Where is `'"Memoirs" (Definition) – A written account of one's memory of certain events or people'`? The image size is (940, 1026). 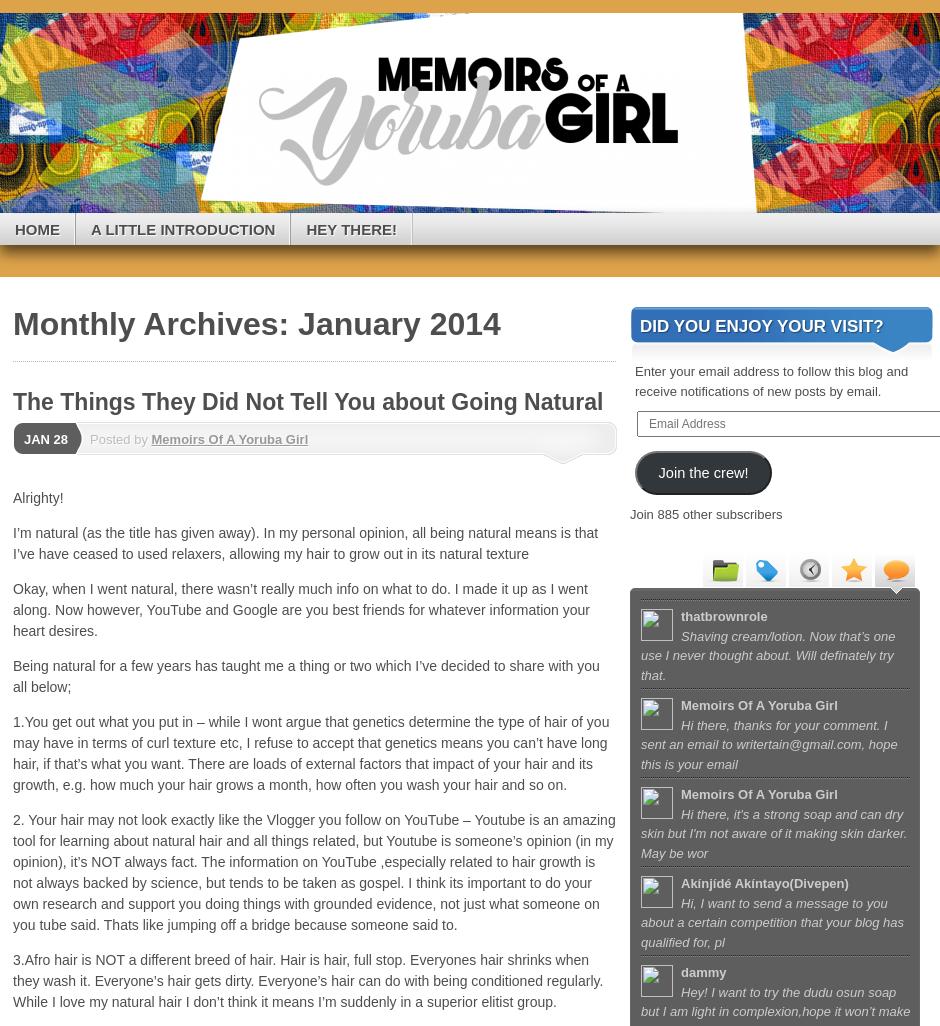 '"Memoirs" (Definition) – A written account of one's memory of certain events or people' is located at coordinates (406, 91).